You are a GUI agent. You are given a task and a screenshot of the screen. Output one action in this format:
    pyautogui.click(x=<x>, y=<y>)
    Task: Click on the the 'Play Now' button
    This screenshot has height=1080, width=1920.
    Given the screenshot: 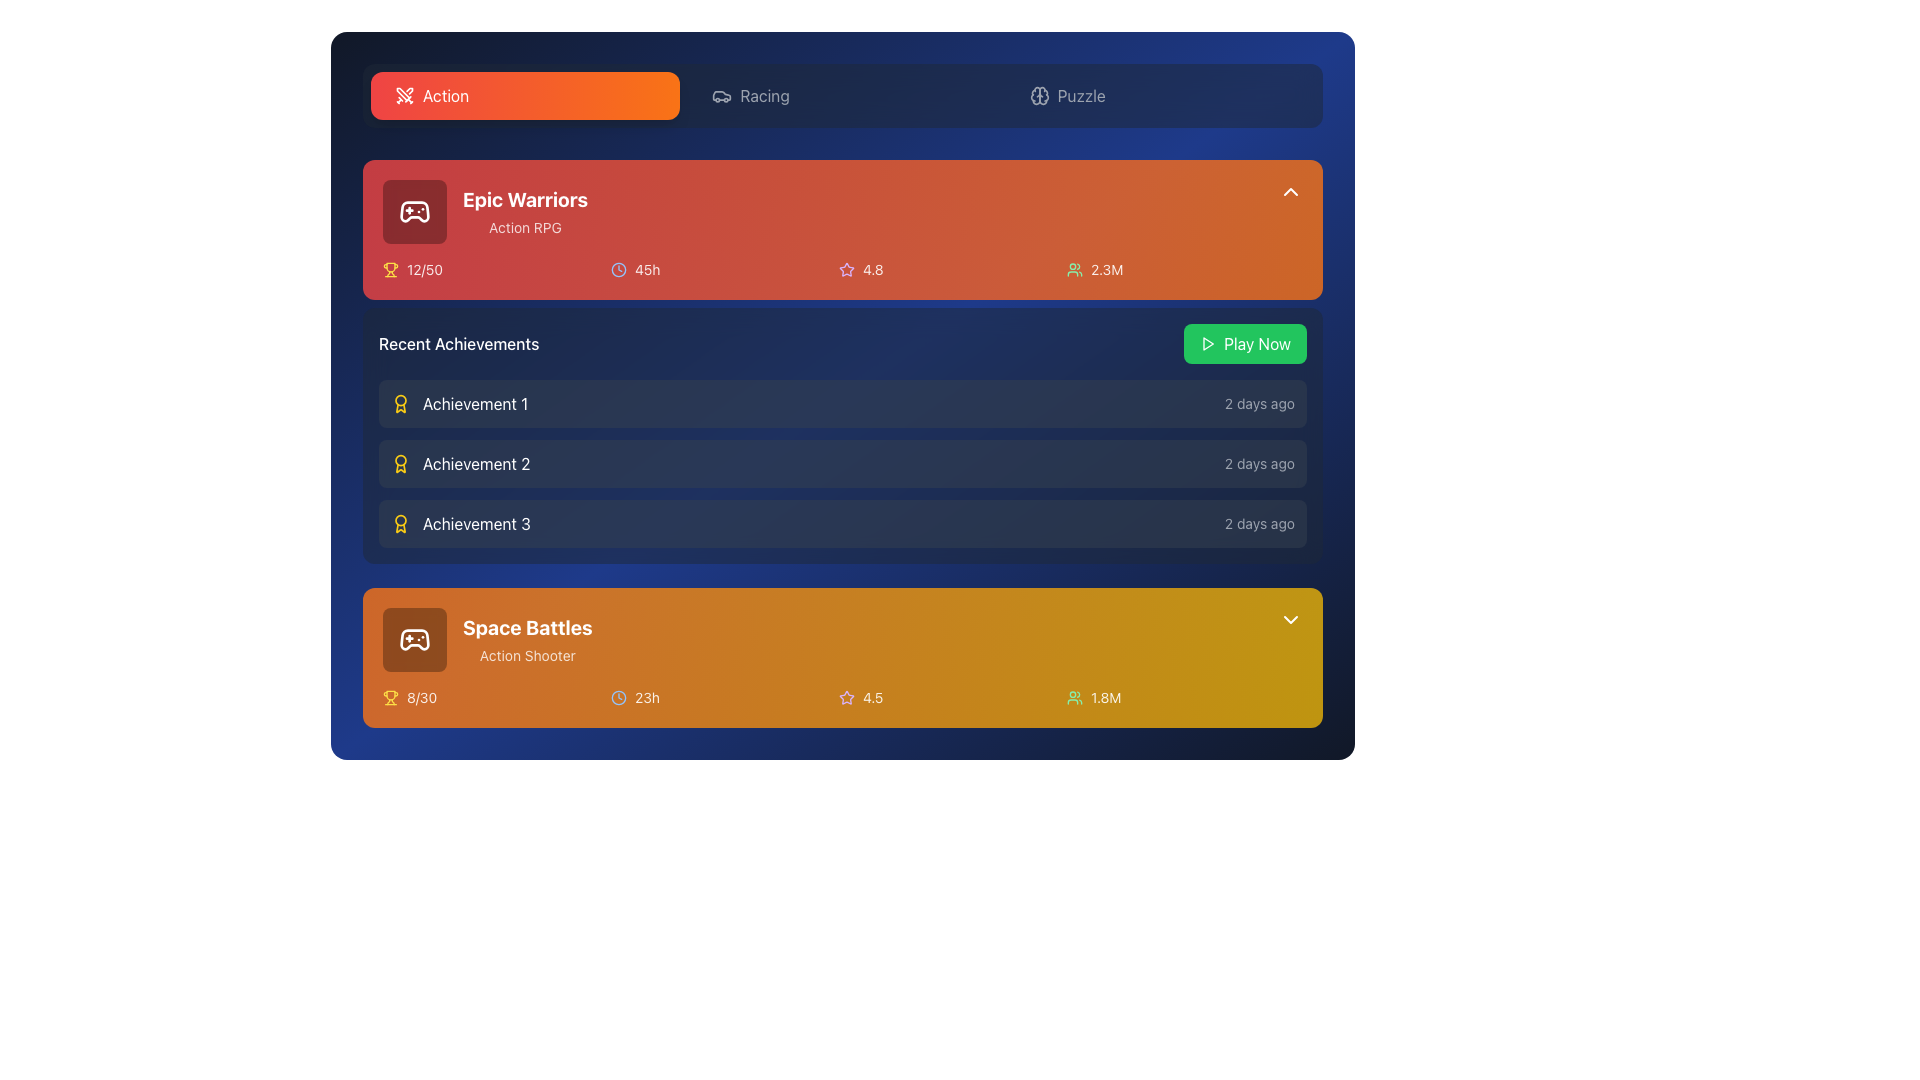 What is the action you would take?
    pyautogui.click(x=1244, y=342)
    